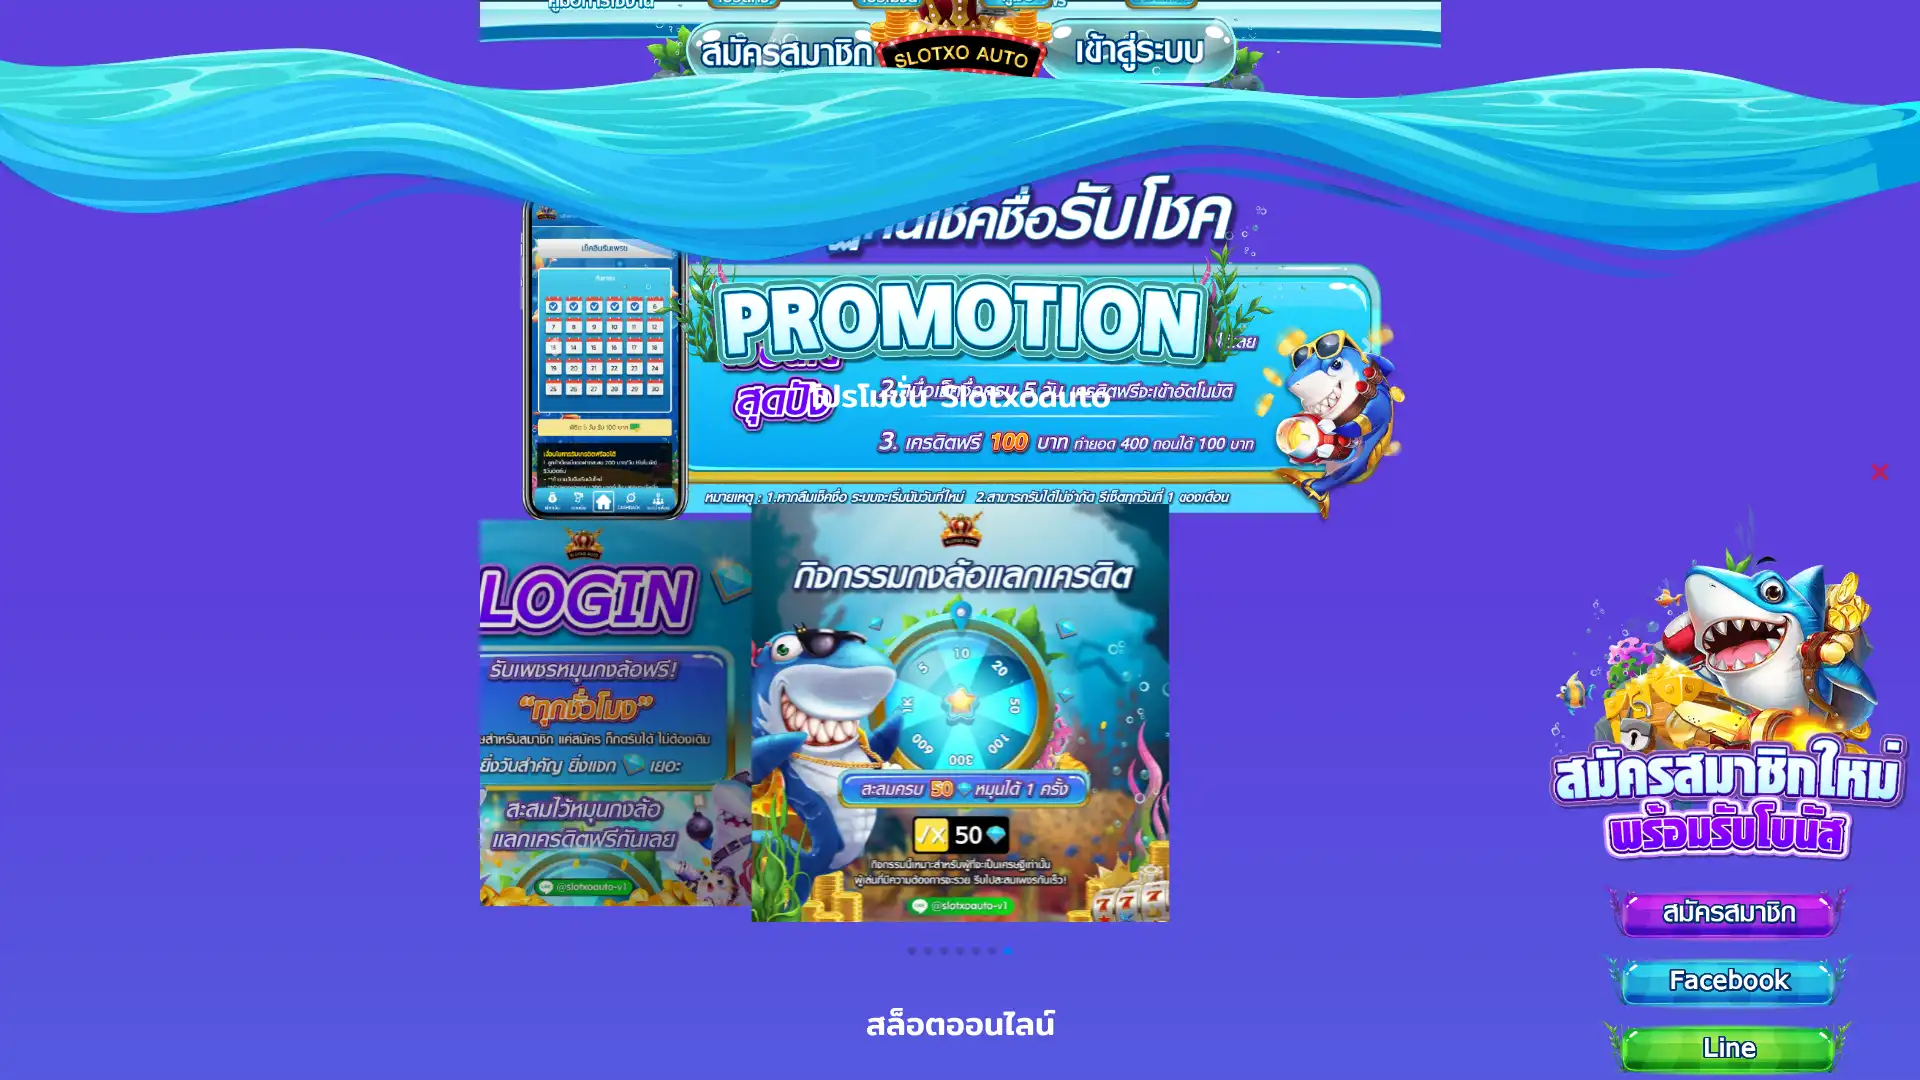  Describe the element at coordinates (551, 345) in the screenshot. I see `Previous` at that location.